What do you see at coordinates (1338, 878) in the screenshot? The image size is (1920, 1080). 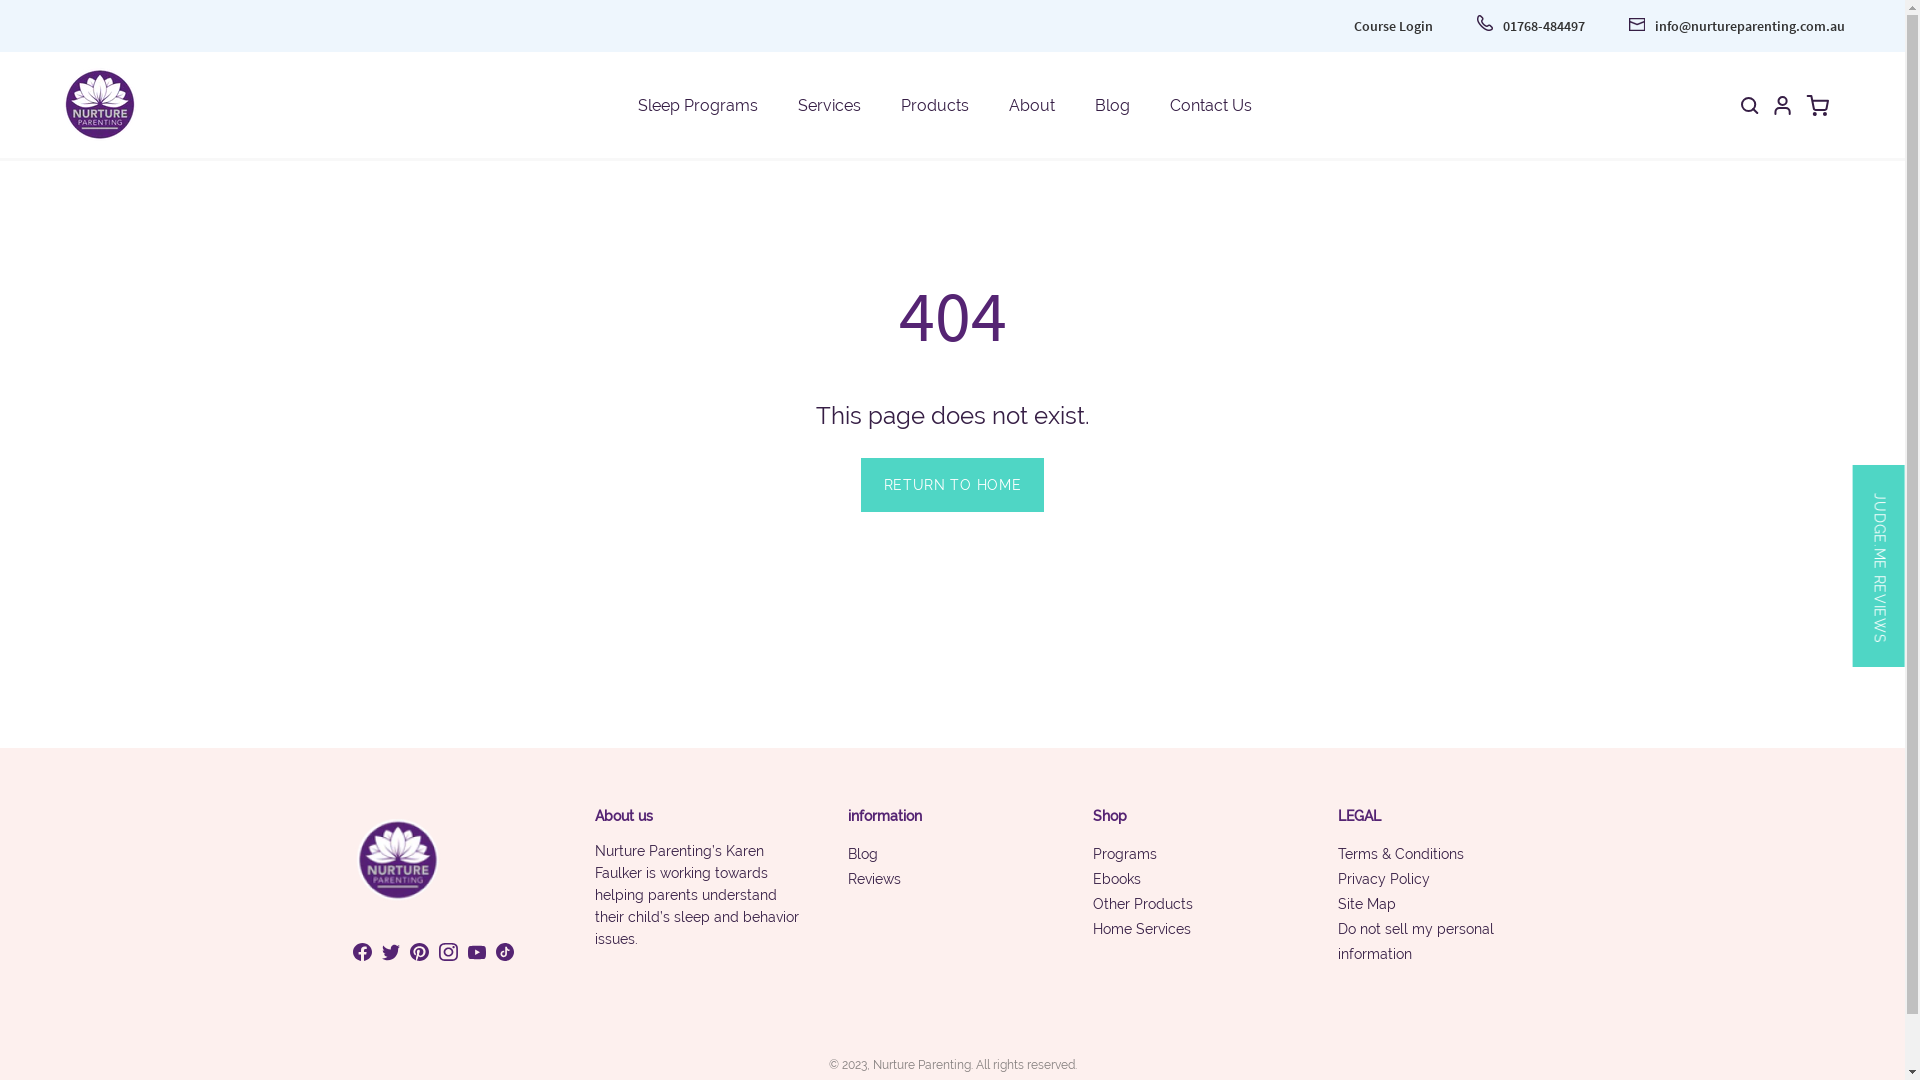 I see `'Privacy Policy'` at bounding box center [1338, 878].